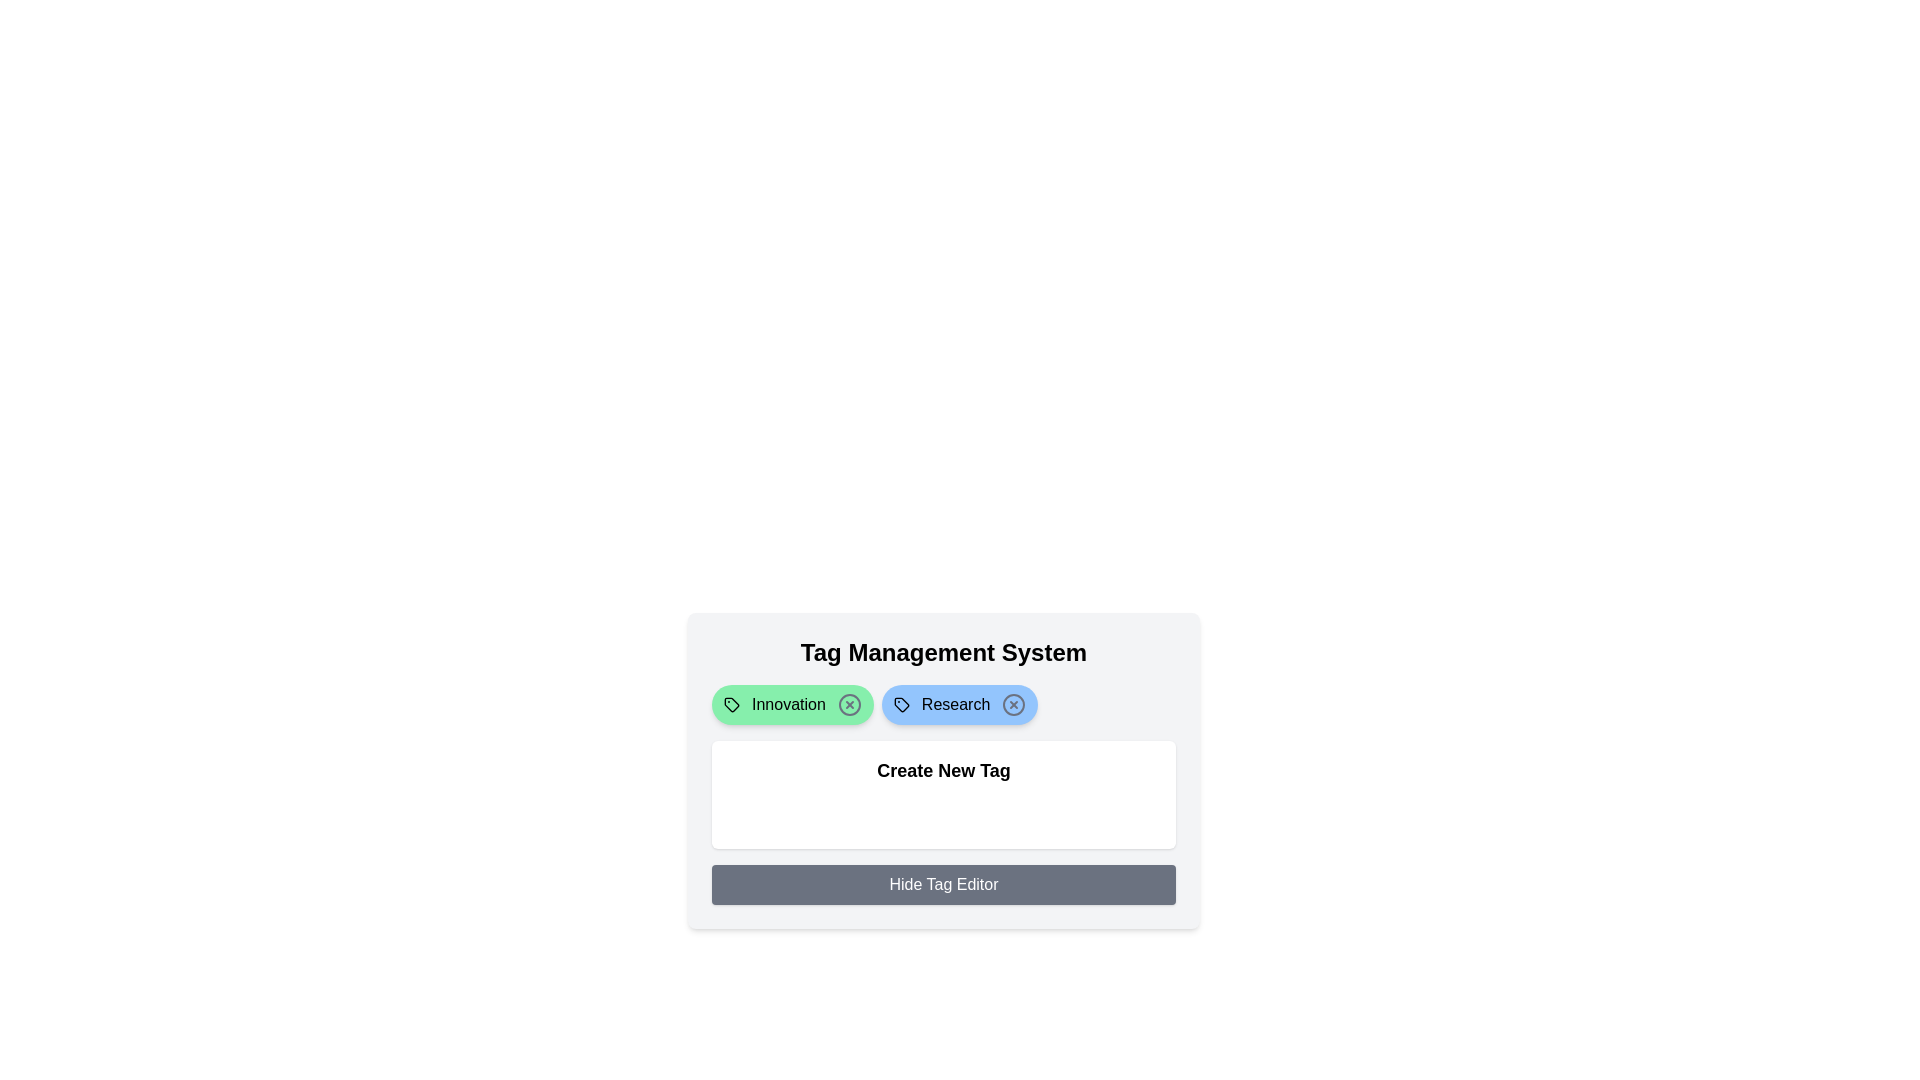 The image size is (1920, 1080). I want to click on close button on the tag labeled 'Innovation' to remove it, so click(849, 704).